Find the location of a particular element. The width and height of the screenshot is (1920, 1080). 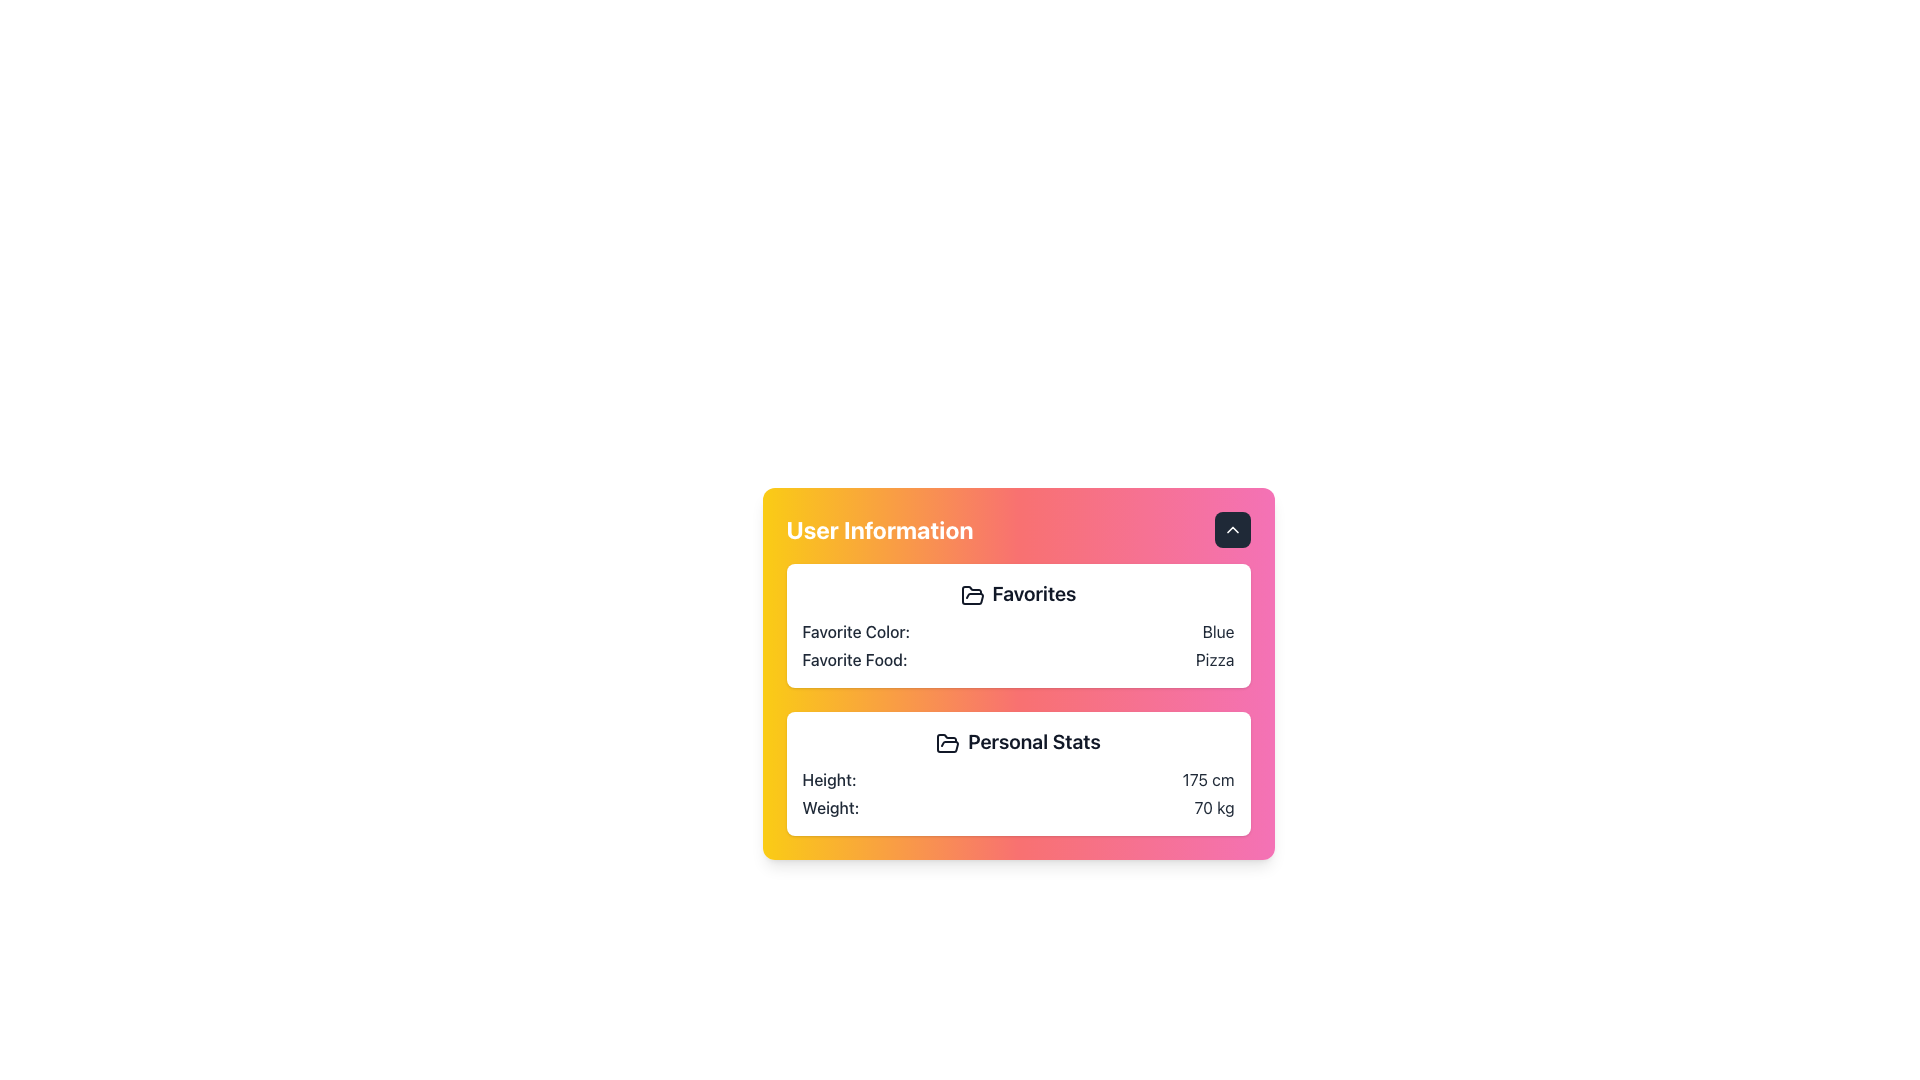

the up-chevron icon located in the top-right corner of the 'User Information' card to trigger the hover effect is located at coordinates (1231, 528).